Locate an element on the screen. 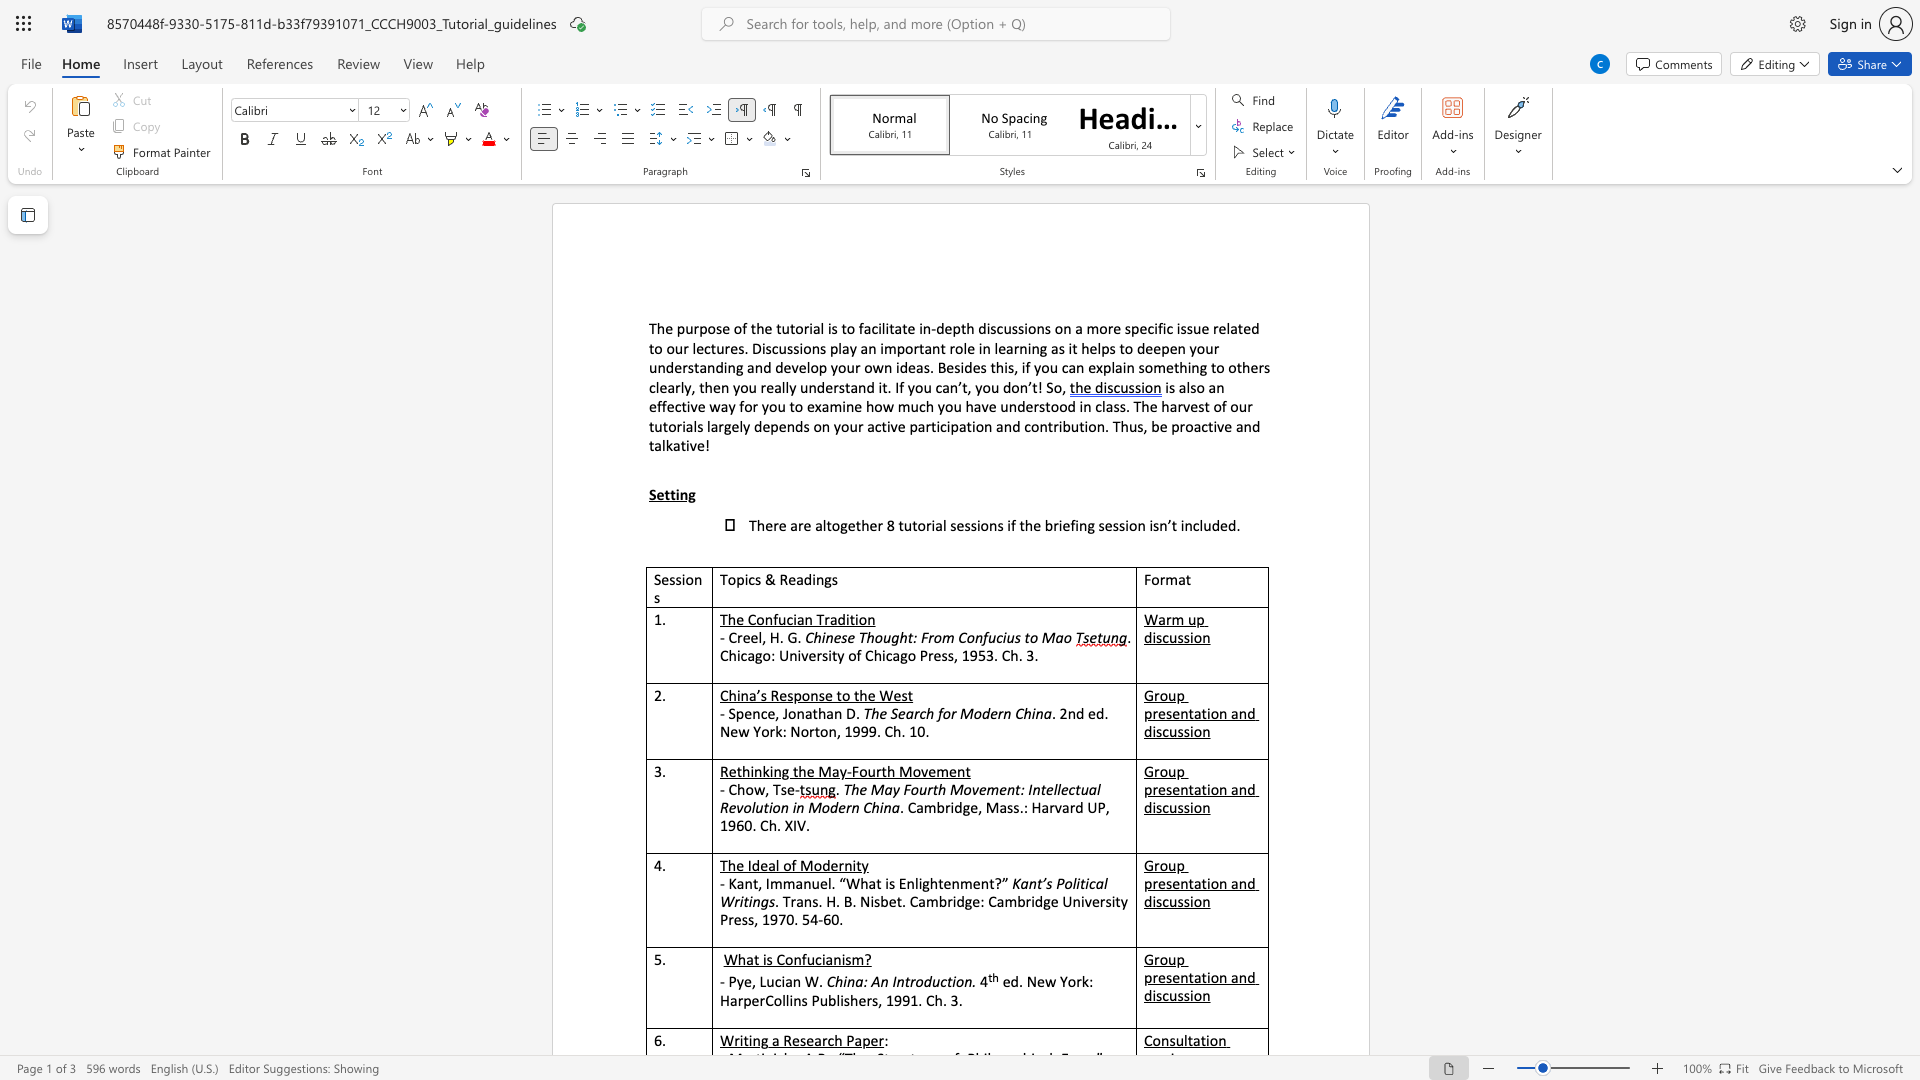  the subset text "at is Con" within the text "What is Confucianism?" is located at coordinates (745, 958).